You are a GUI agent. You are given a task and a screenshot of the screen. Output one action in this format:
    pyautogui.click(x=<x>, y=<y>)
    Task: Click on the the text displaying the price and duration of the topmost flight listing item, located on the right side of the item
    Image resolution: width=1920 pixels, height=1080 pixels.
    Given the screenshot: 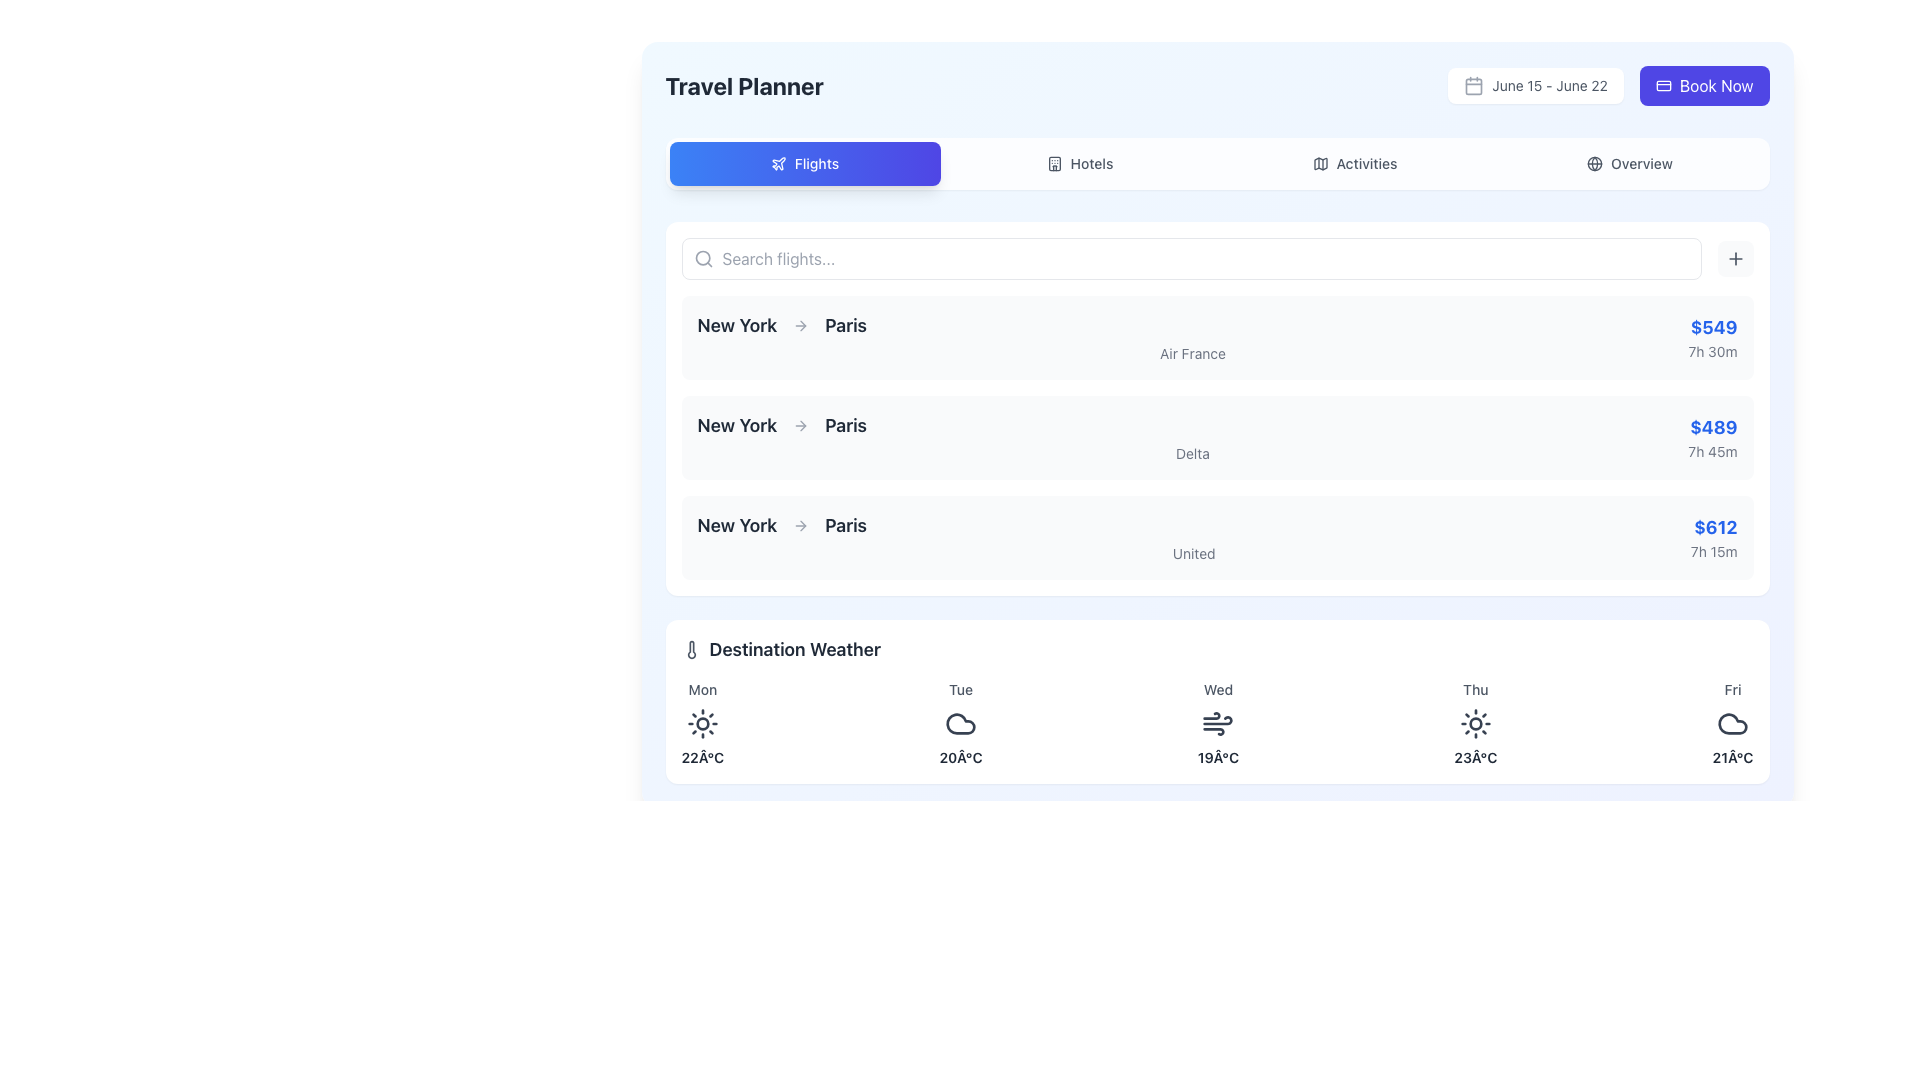 What is the action you would take?
    pyautogui.click(x=1712, y=337)
    